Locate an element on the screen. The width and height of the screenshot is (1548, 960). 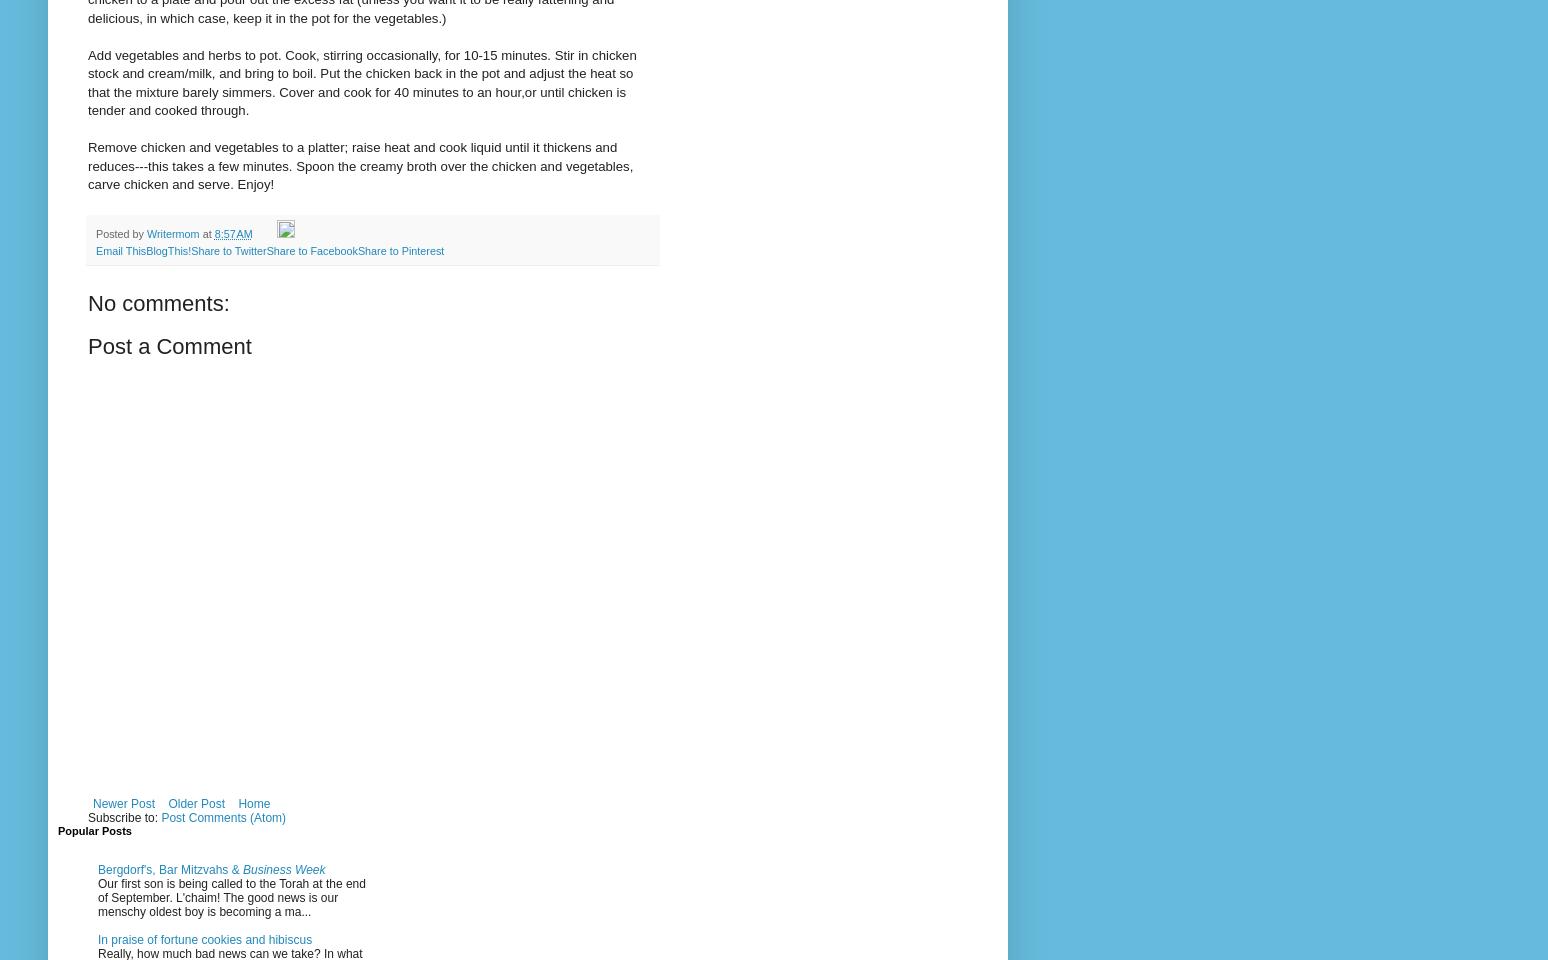
'Email This' is located at coordinates (121, 248).